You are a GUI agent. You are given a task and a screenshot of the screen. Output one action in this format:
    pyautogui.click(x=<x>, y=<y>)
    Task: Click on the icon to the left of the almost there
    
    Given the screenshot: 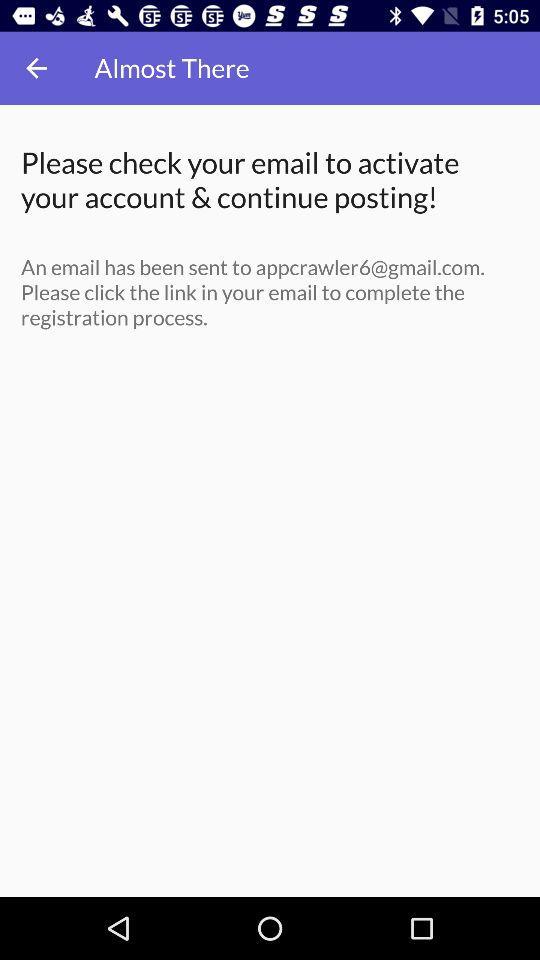 What is the action you would take?
    pyautogui.click(x=36, y=68)
    